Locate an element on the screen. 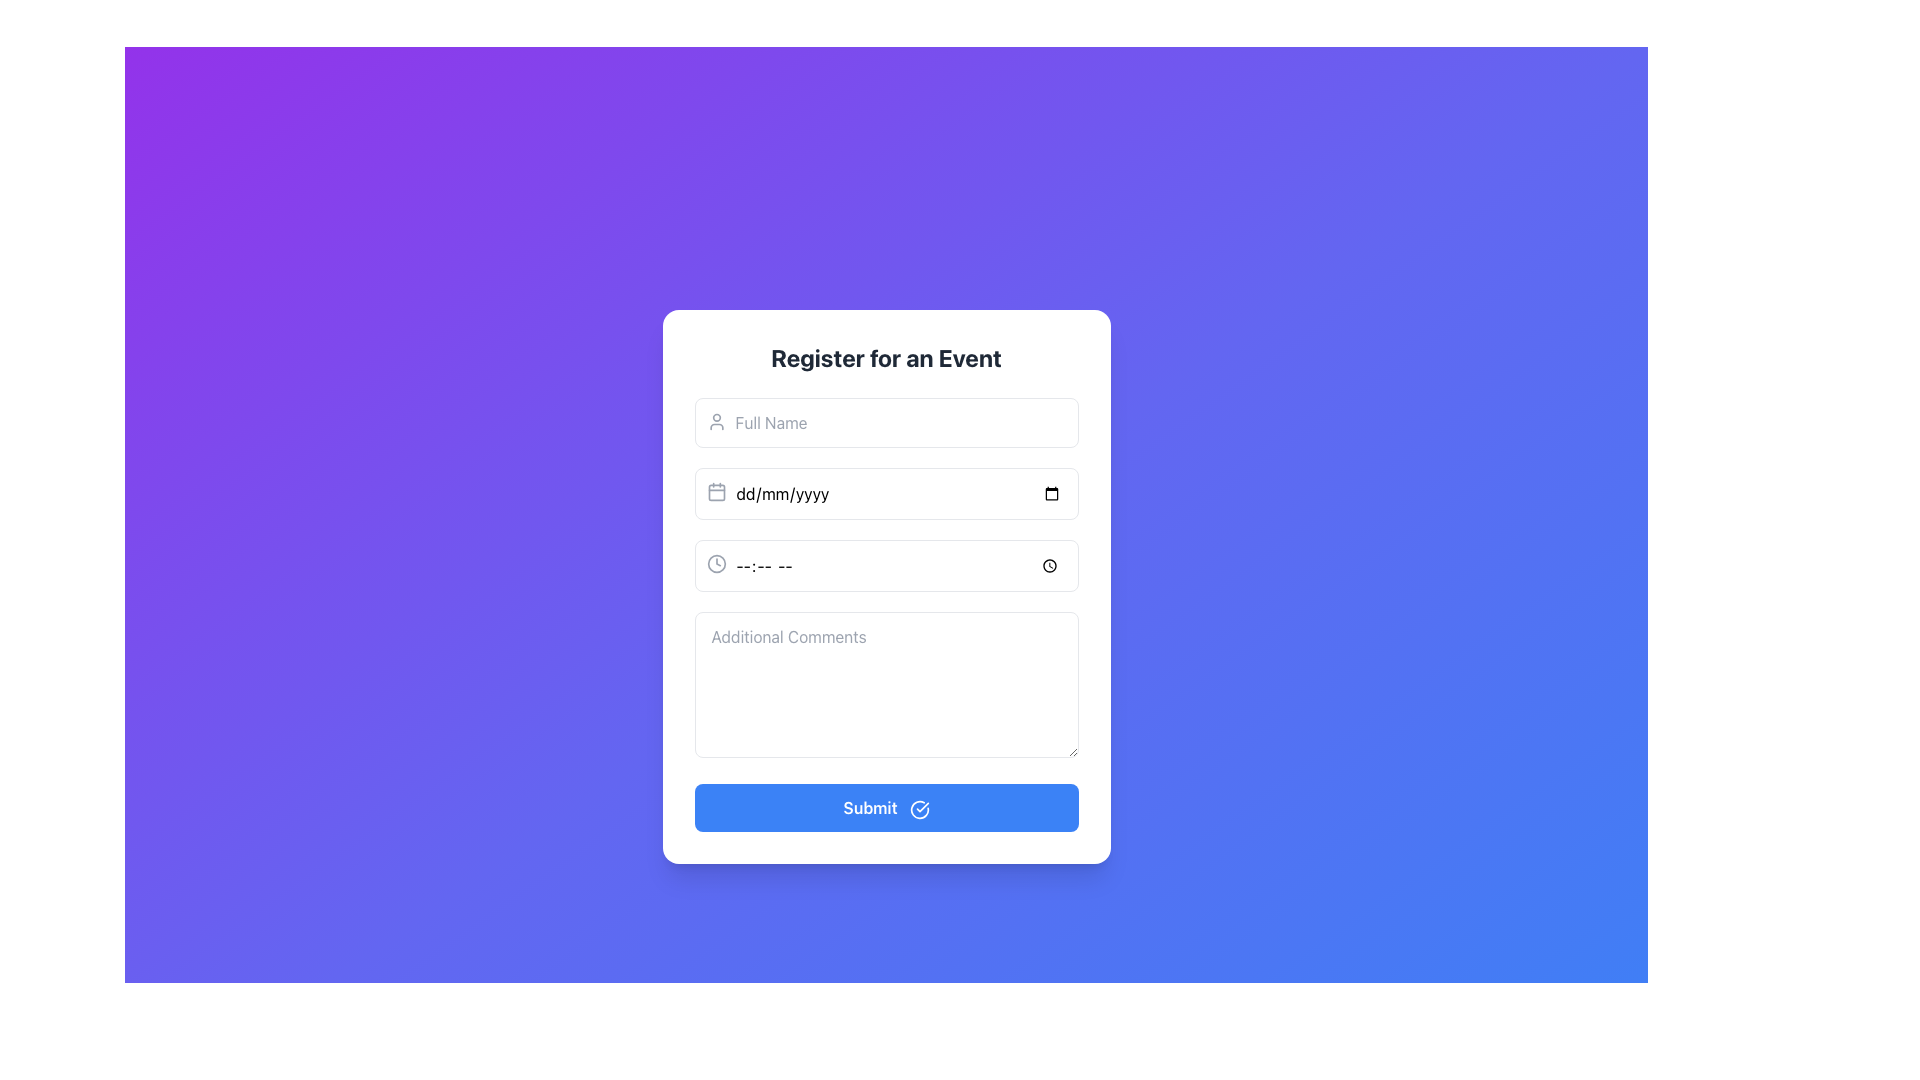 Image resolution: width=1920 pixels, height=1080 pixels. the clock icon located inside the 'Register for an Event' input field to interact with the time picker is located at coordinates (716, 563).